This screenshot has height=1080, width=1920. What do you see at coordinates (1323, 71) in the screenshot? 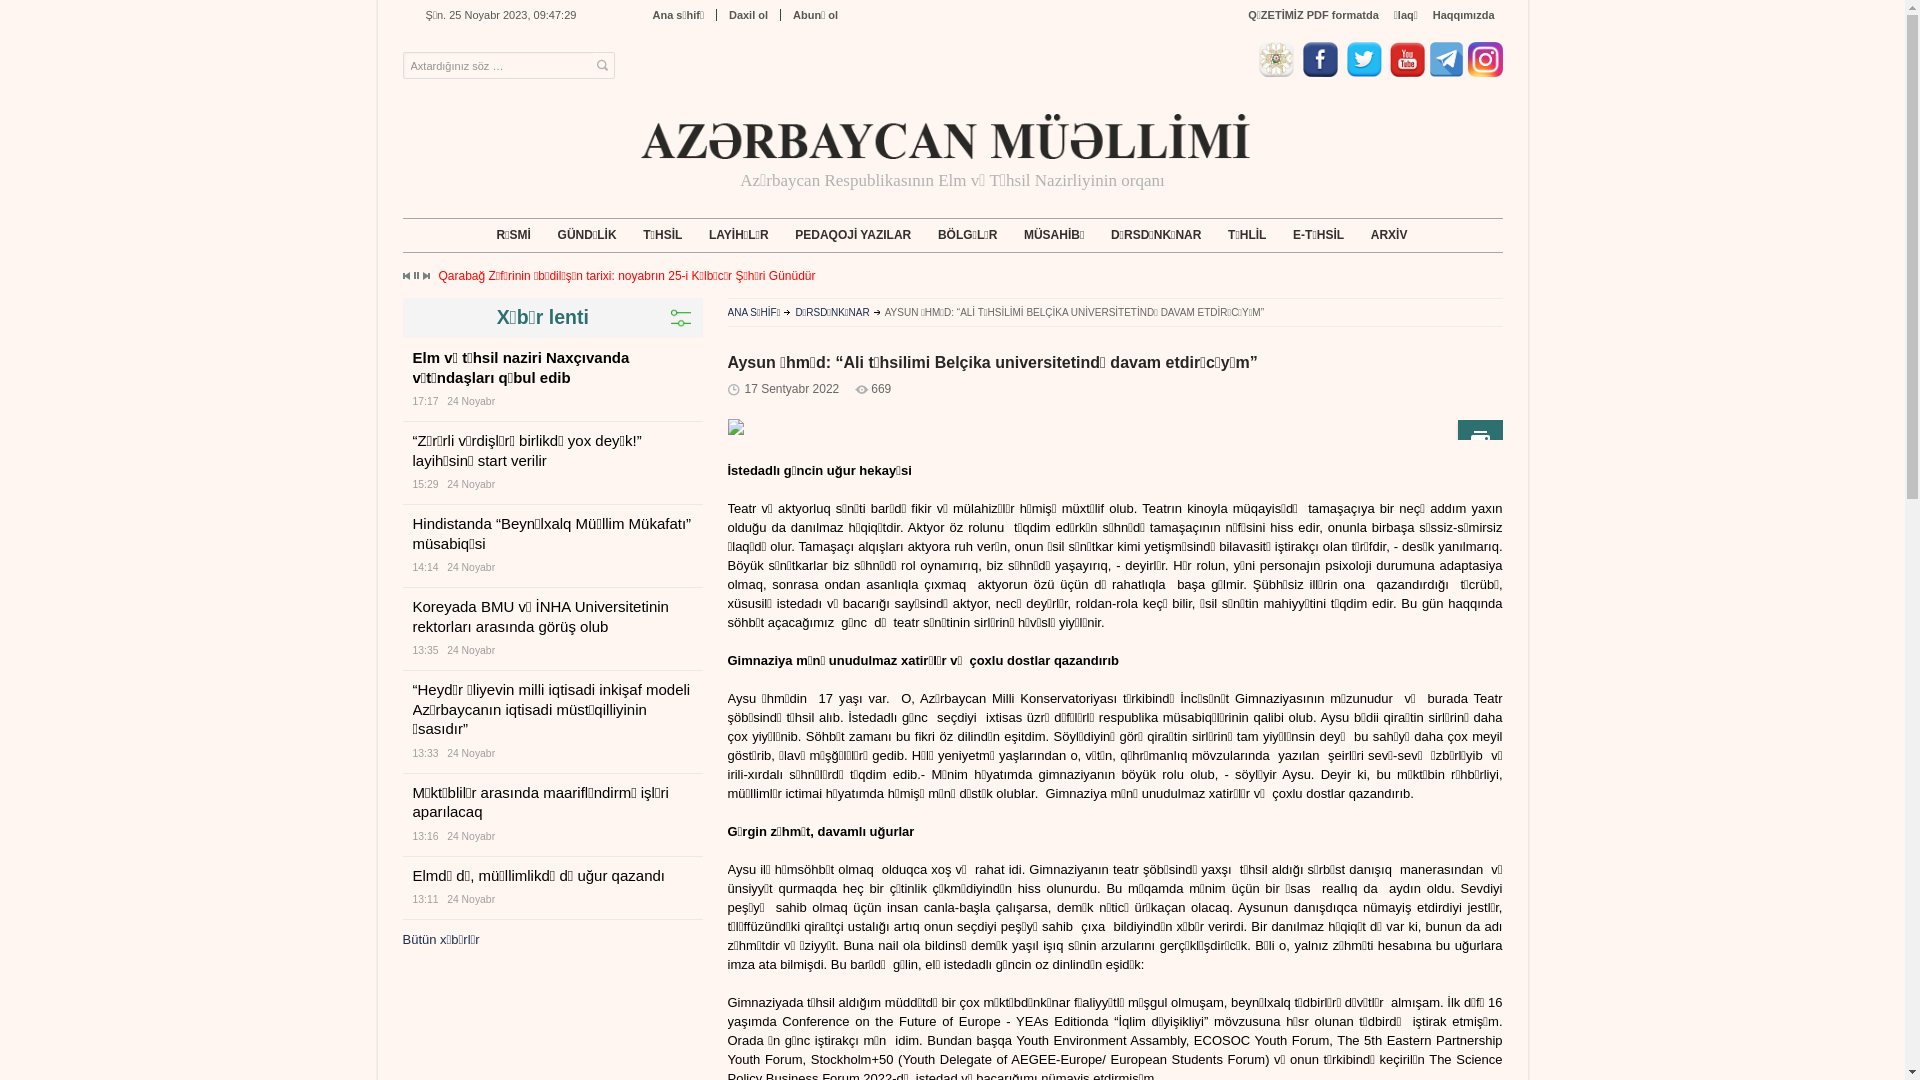
I see `'Facebookda'` at bounding box center [1323, 71].